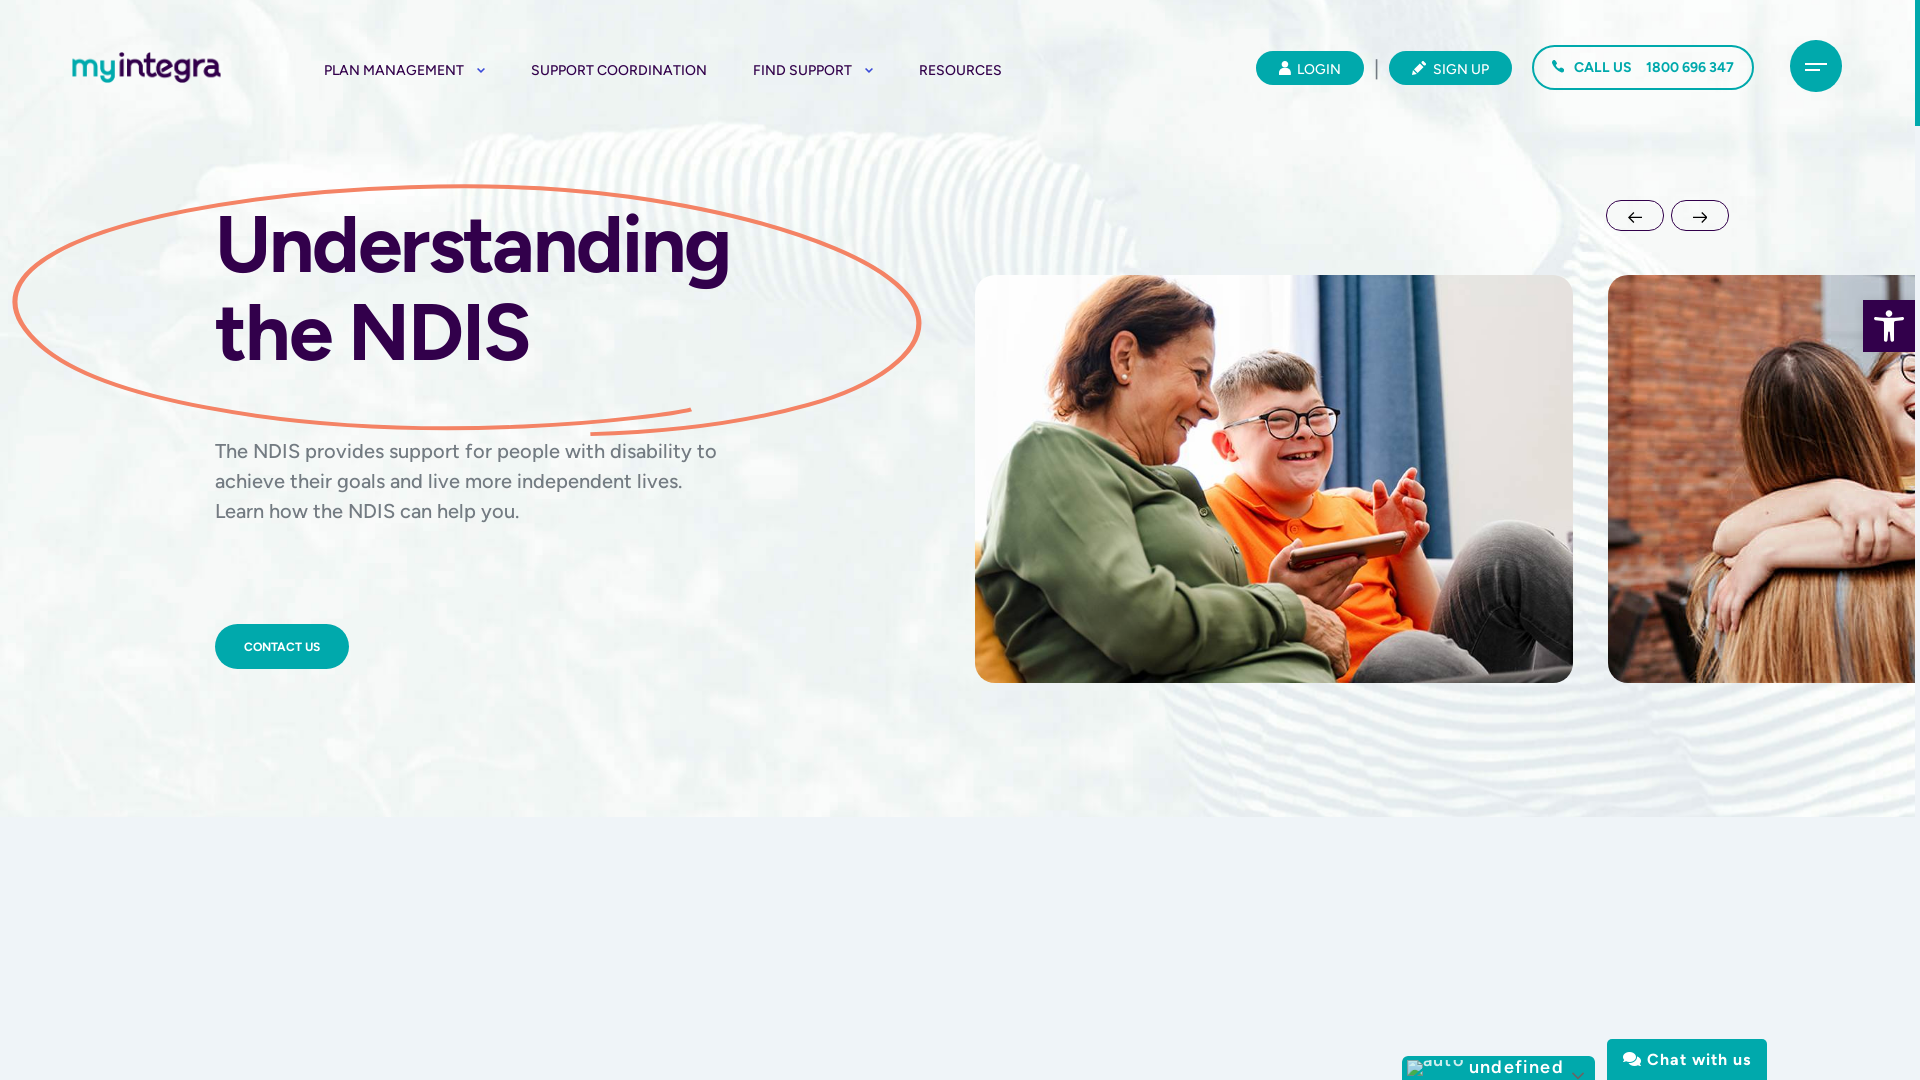  What do you see at coordinates (1861, 325) in the screenshot?
I see `'Open toolbar` at bounding box center [1861, 325].